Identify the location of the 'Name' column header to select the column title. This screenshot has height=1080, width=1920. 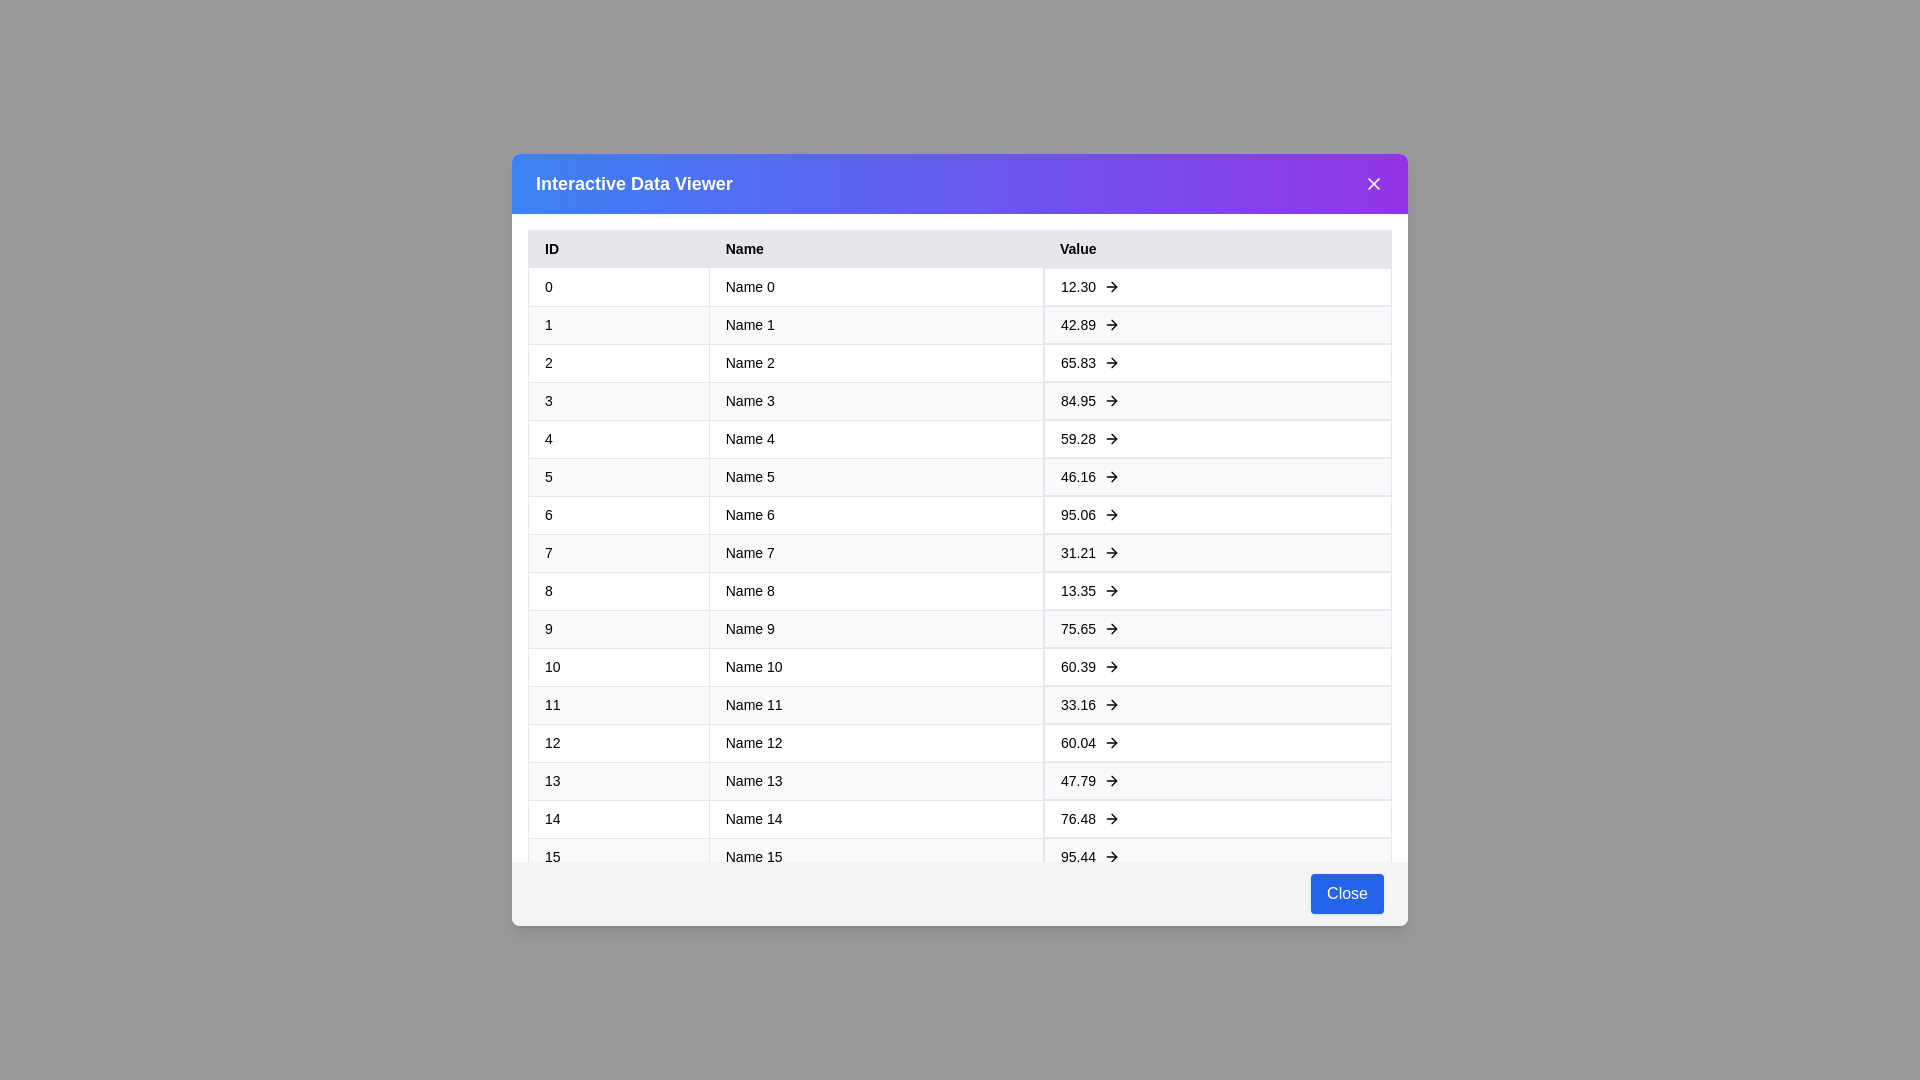
(875, 248).